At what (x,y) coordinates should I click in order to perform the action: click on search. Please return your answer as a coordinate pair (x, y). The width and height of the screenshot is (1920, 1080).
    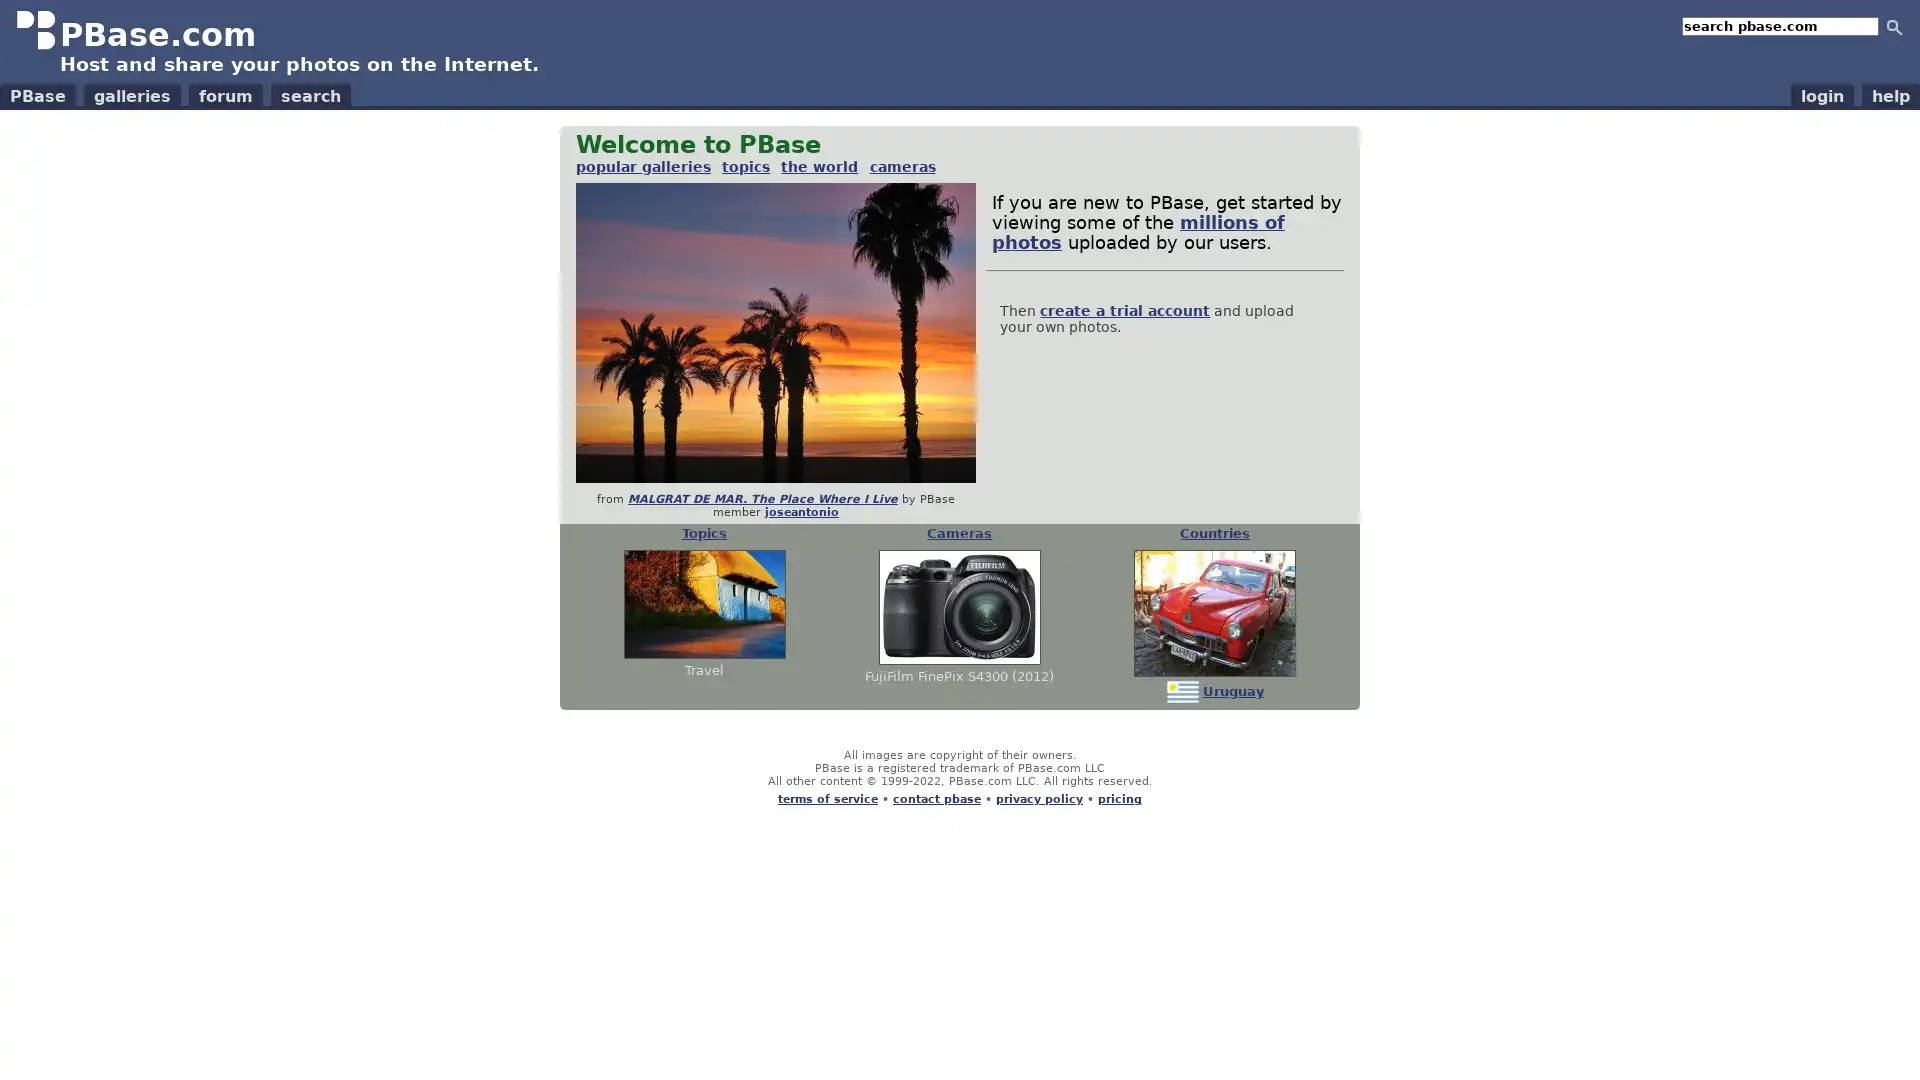
    Looking at the image, I should click on (1893, 26).